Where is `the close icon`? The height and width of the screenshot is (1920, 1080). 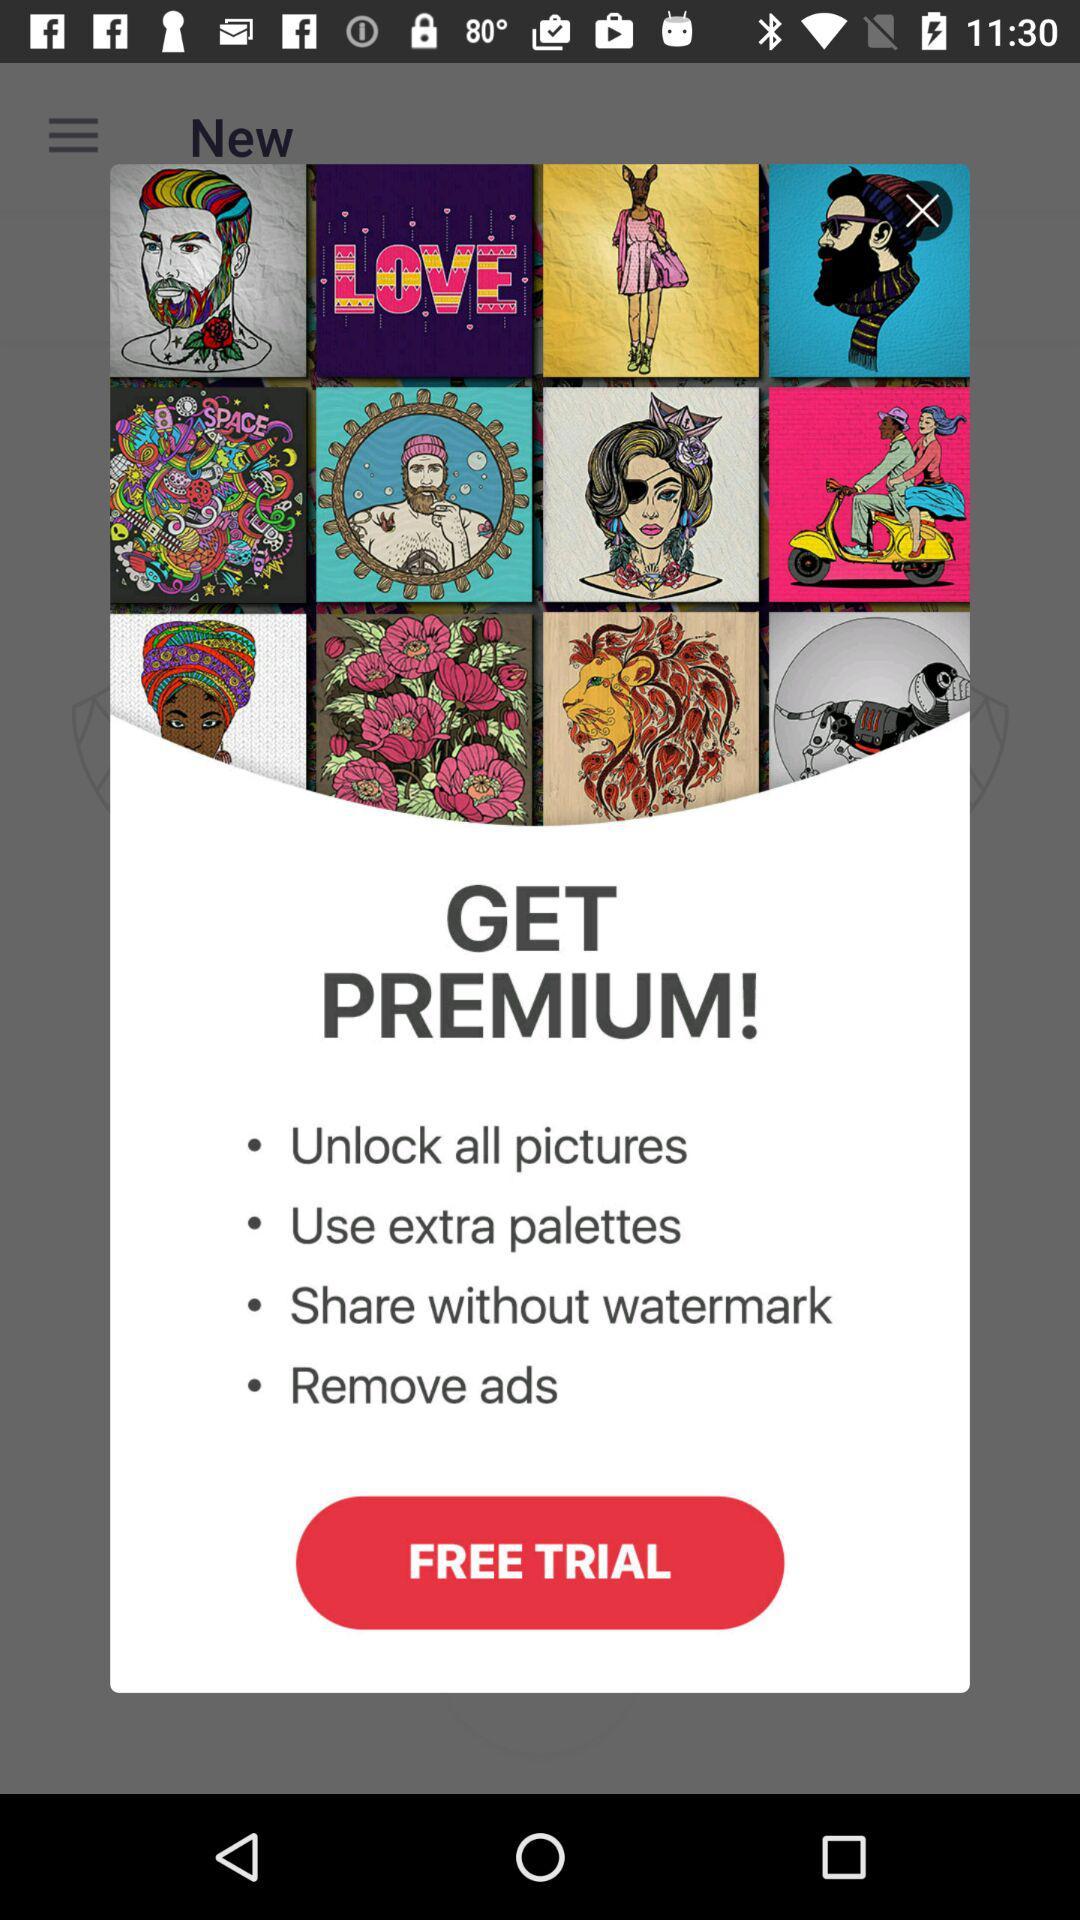
the close icon is located at coordinates (922, 225).